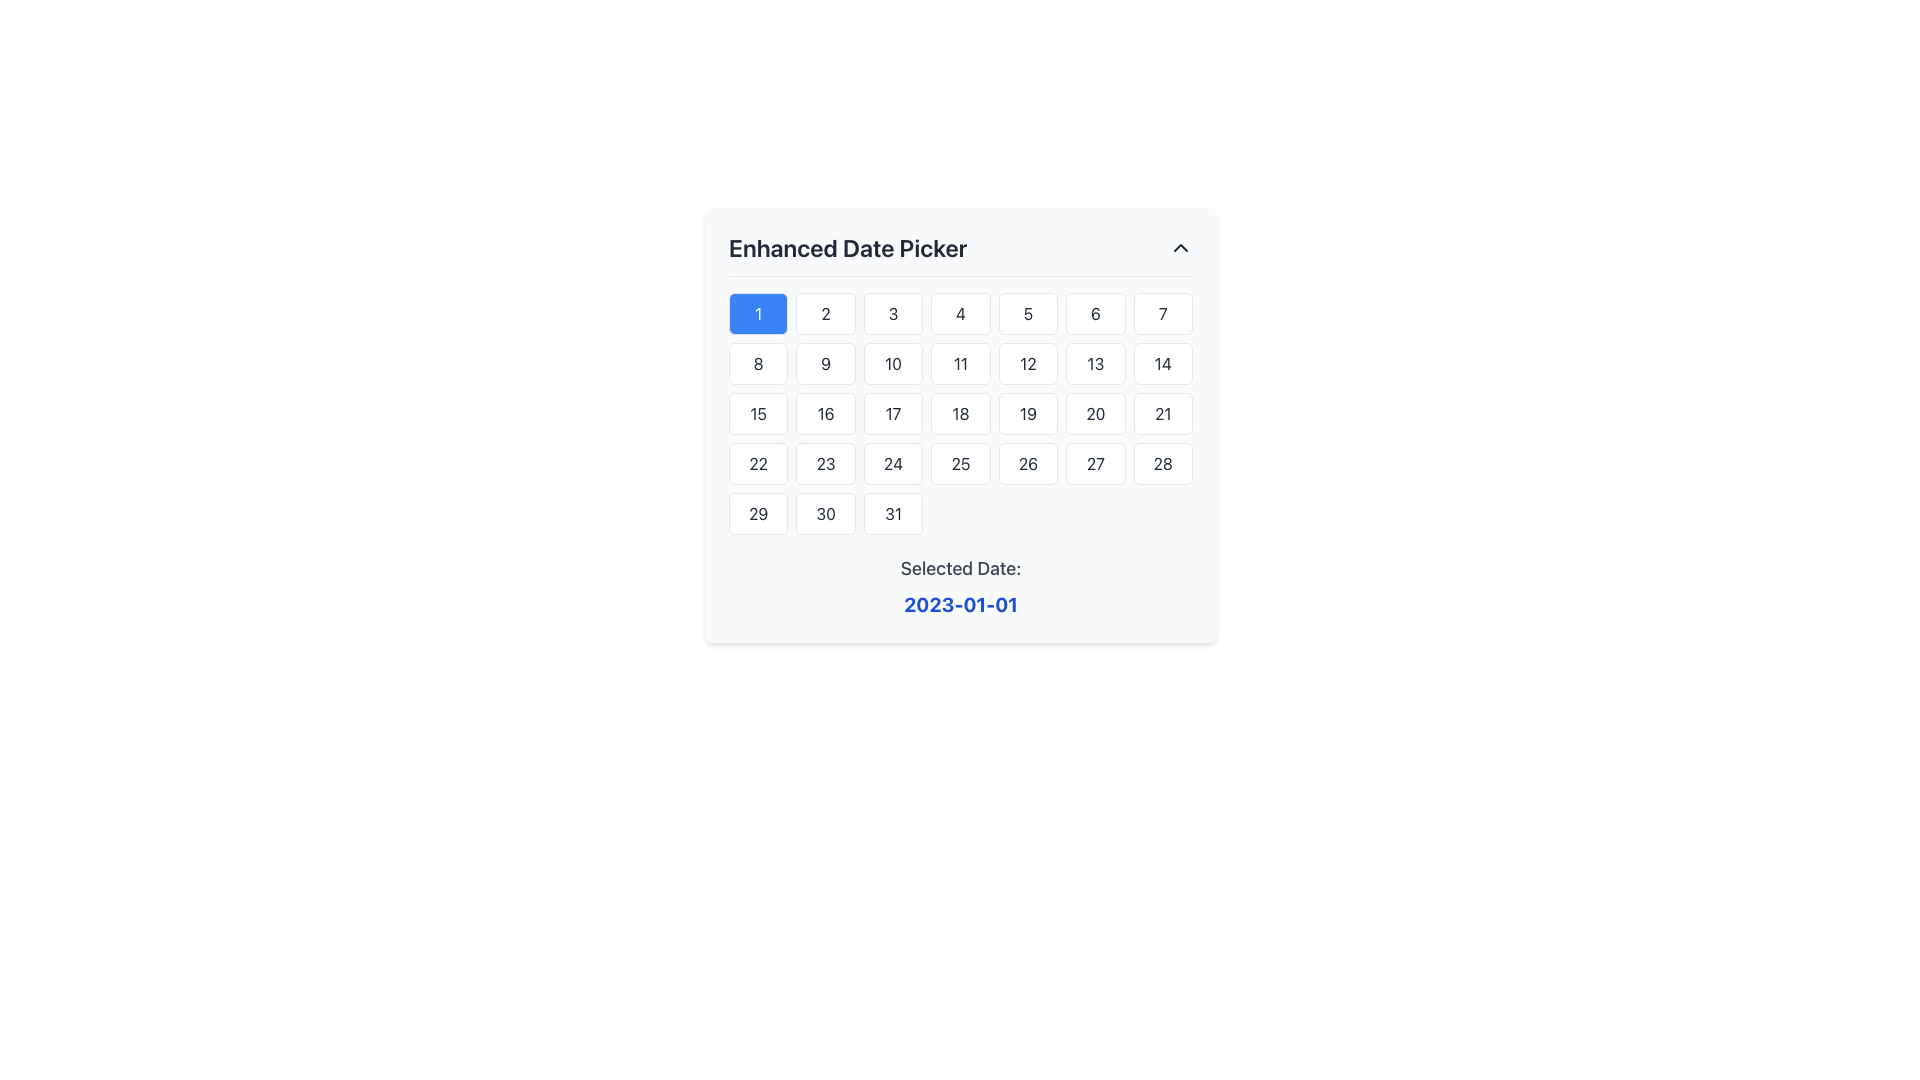 The height and width of the screenshot is (1080, 1920). What do you see at coordinates (826, 363) in the screenshot?
I see `the selectable date button '9' in the date-picker component` at bounding box center [826, 363].